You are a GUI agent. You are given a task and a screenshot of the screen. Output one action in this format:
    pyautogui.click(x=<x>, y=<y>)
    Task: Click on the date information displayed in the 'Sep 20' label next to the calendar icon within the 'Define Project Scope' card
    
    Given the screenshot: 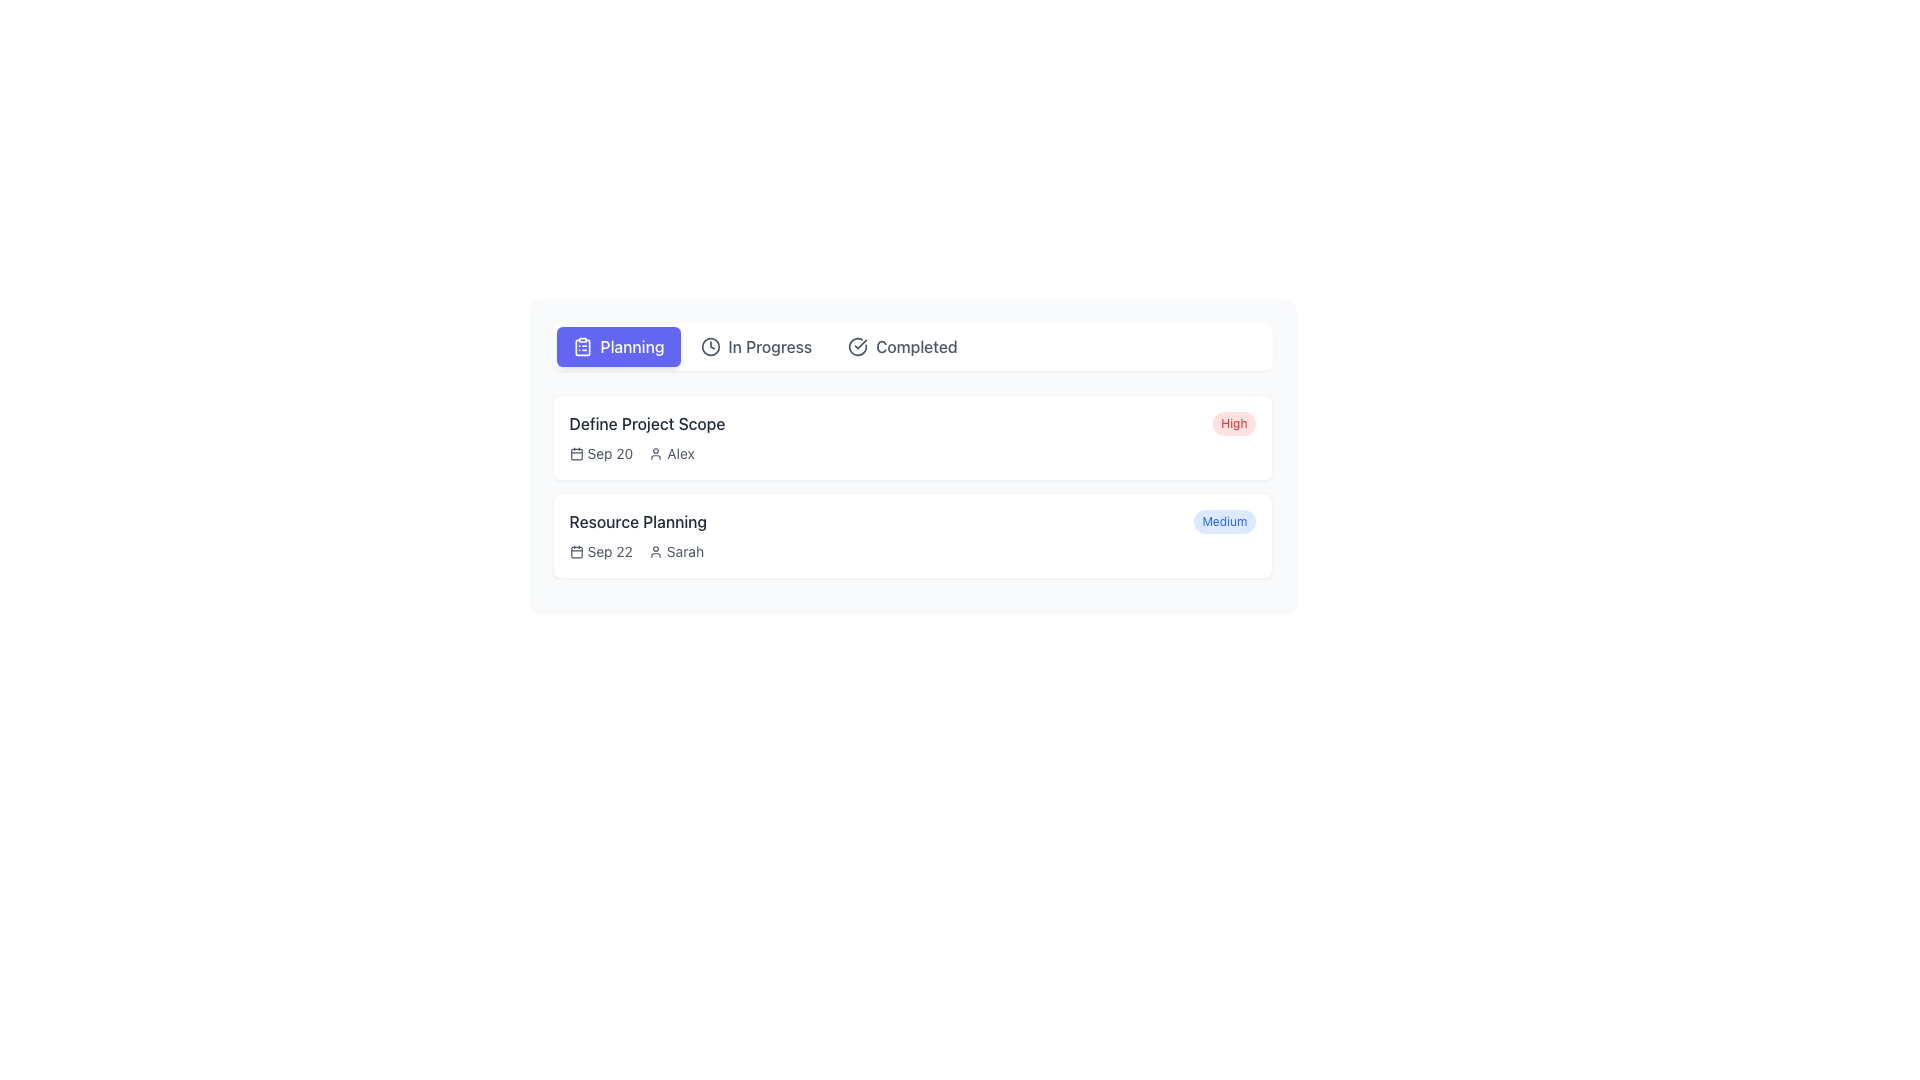 What is the action you would take?
    pyautogui.click(x=600, y=454)
    